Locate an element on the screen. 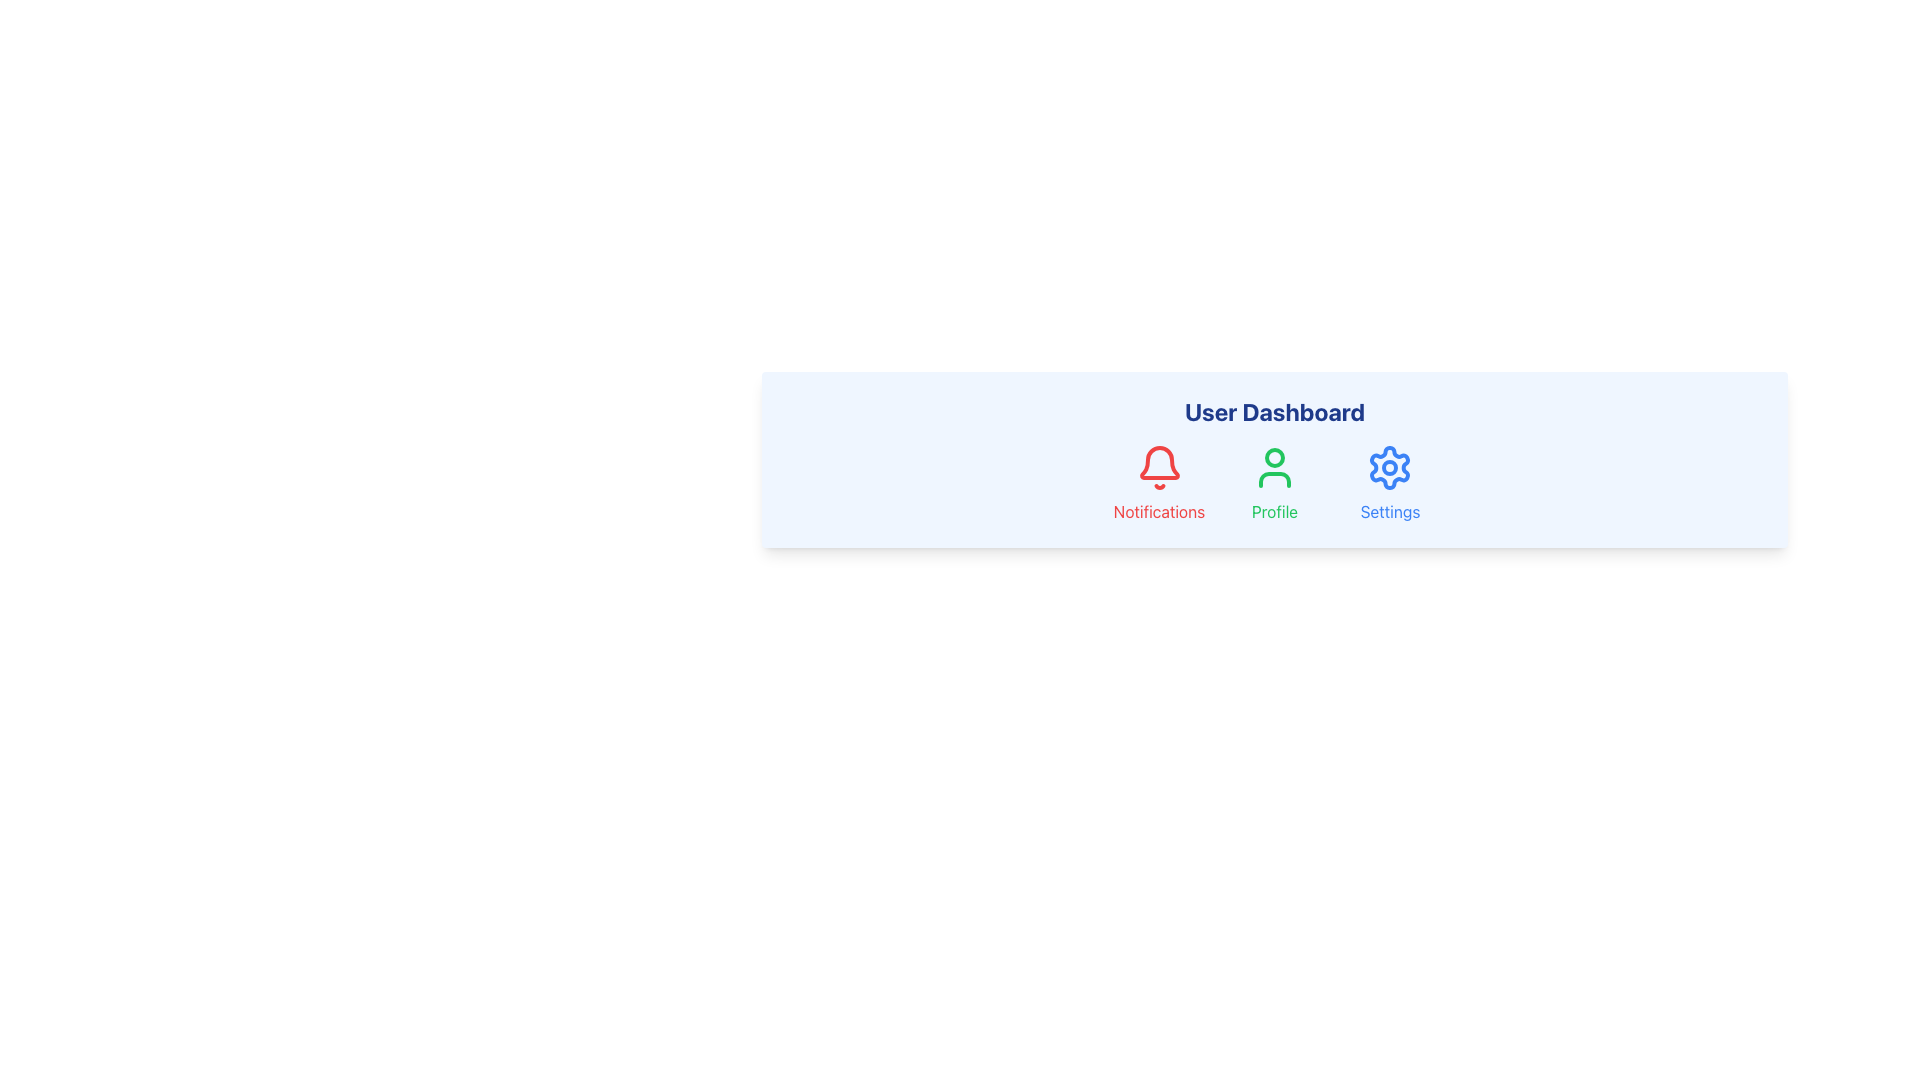 This screenshot has height=1080, width=1920. the interactive text element that serves as a clickable link to navigate to the settings section is located at coordinates (1389, 511).